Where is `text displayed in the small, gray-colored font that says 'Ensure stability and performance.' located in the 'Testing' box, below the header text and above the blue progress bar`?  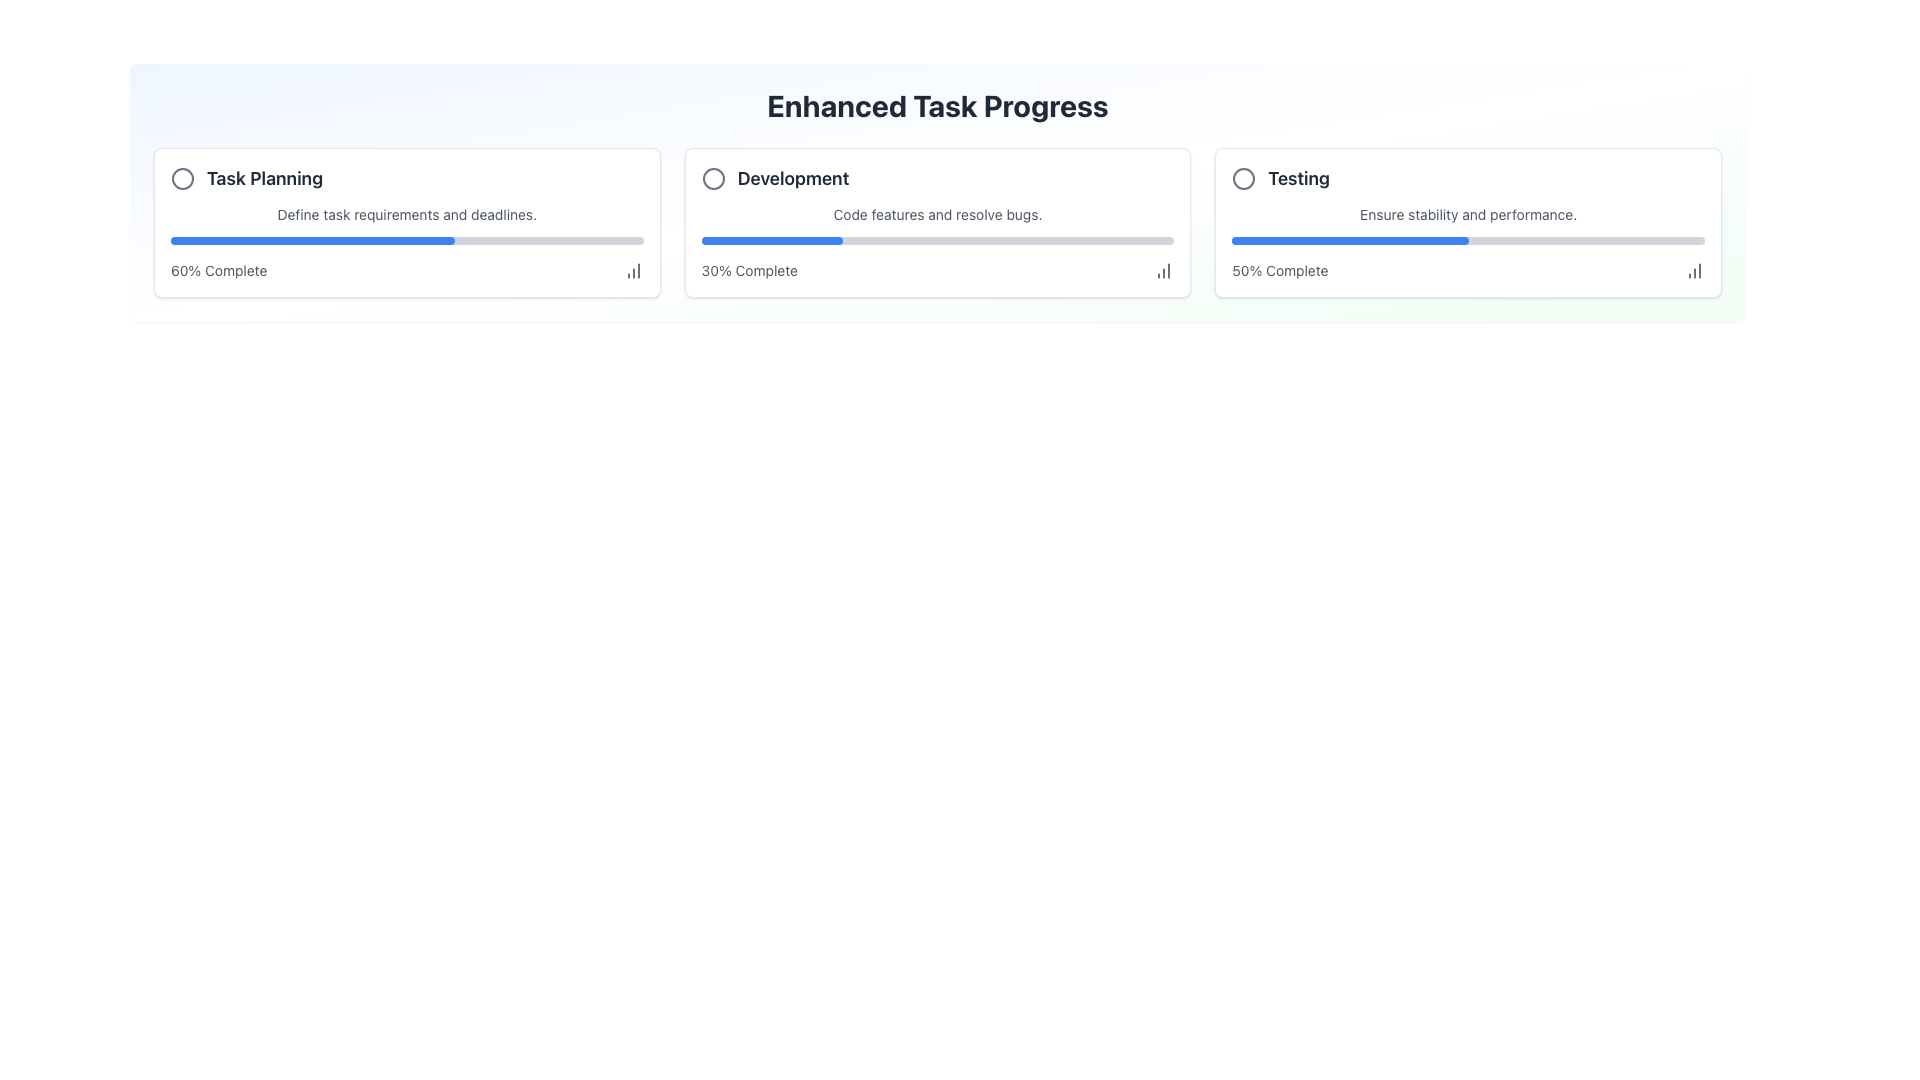 text displayed in the small, gray-colored font that says 'Ensure stability and performance.' located in the 'Testing' box, below the header text and above the blue progress bar is located at coordinates (1468, 215).